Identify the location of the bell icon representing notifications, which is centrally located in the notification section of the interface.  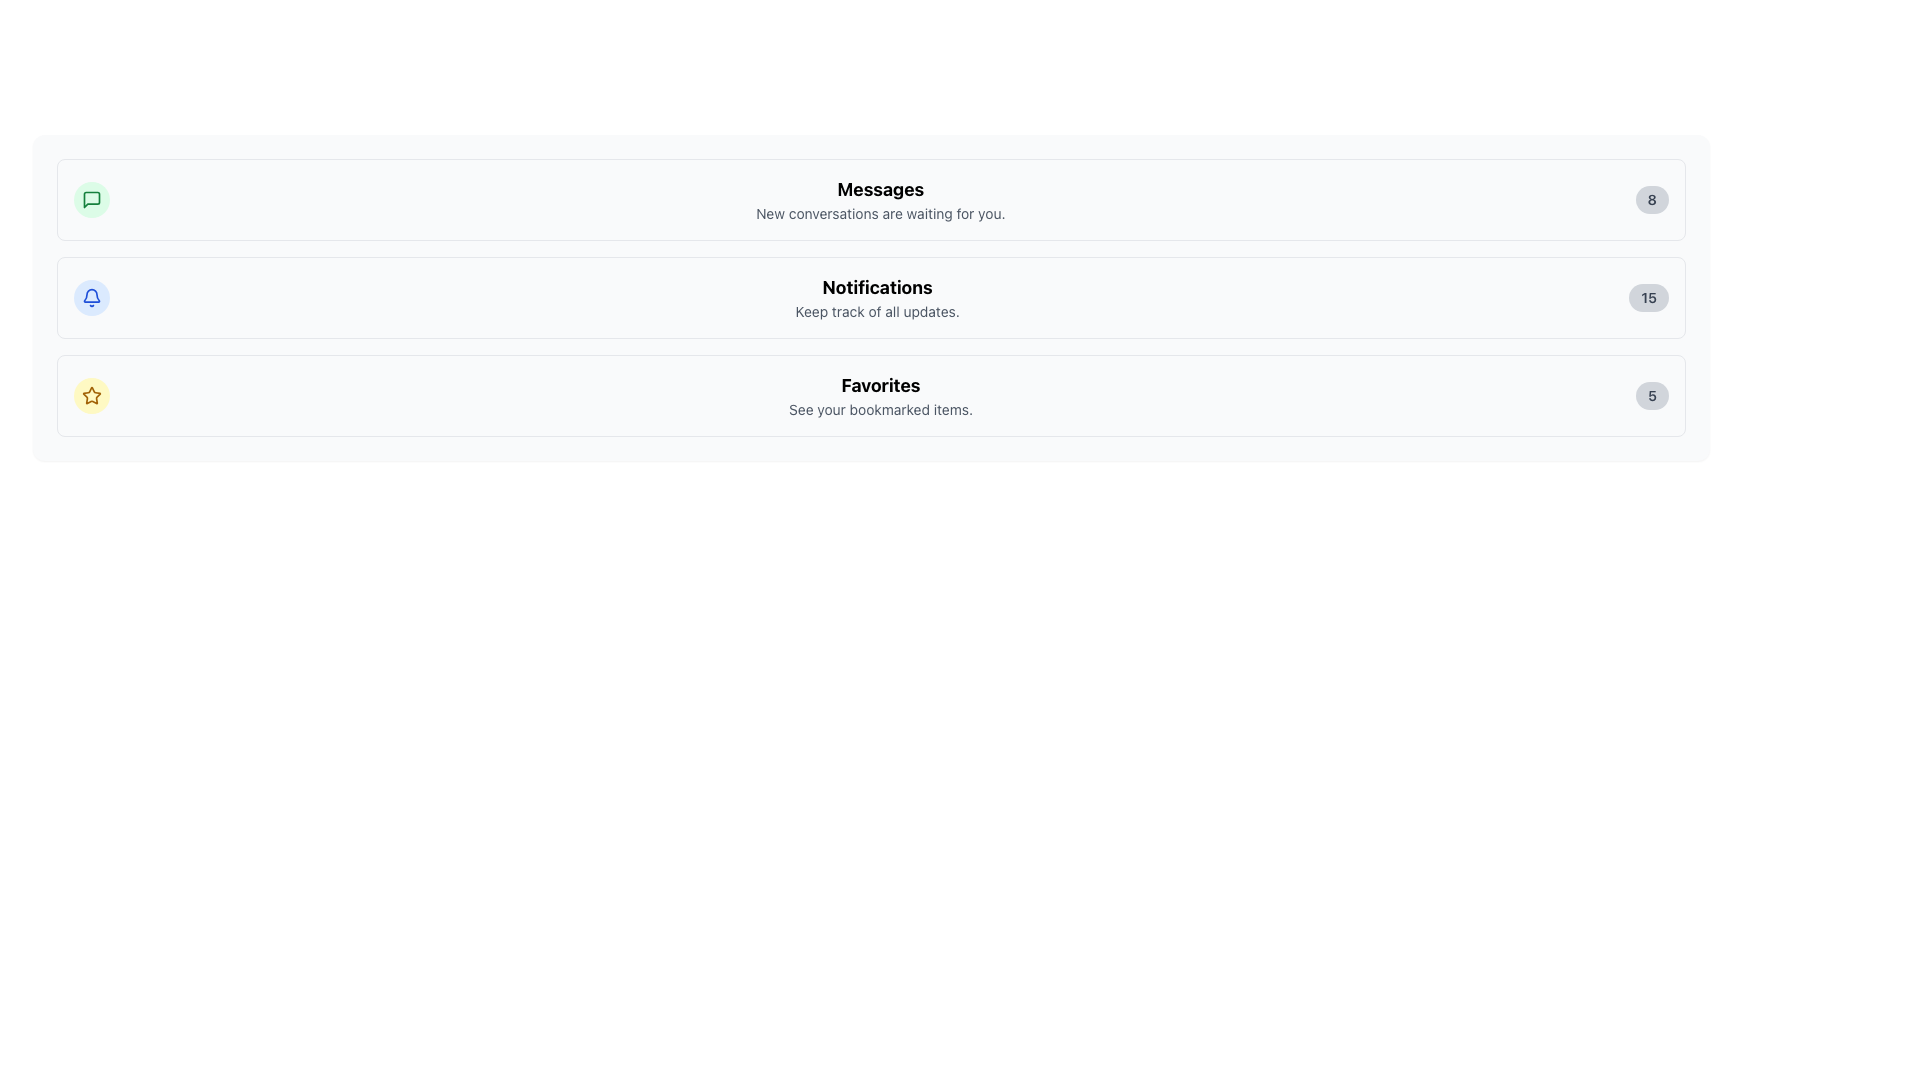
(90, 297).